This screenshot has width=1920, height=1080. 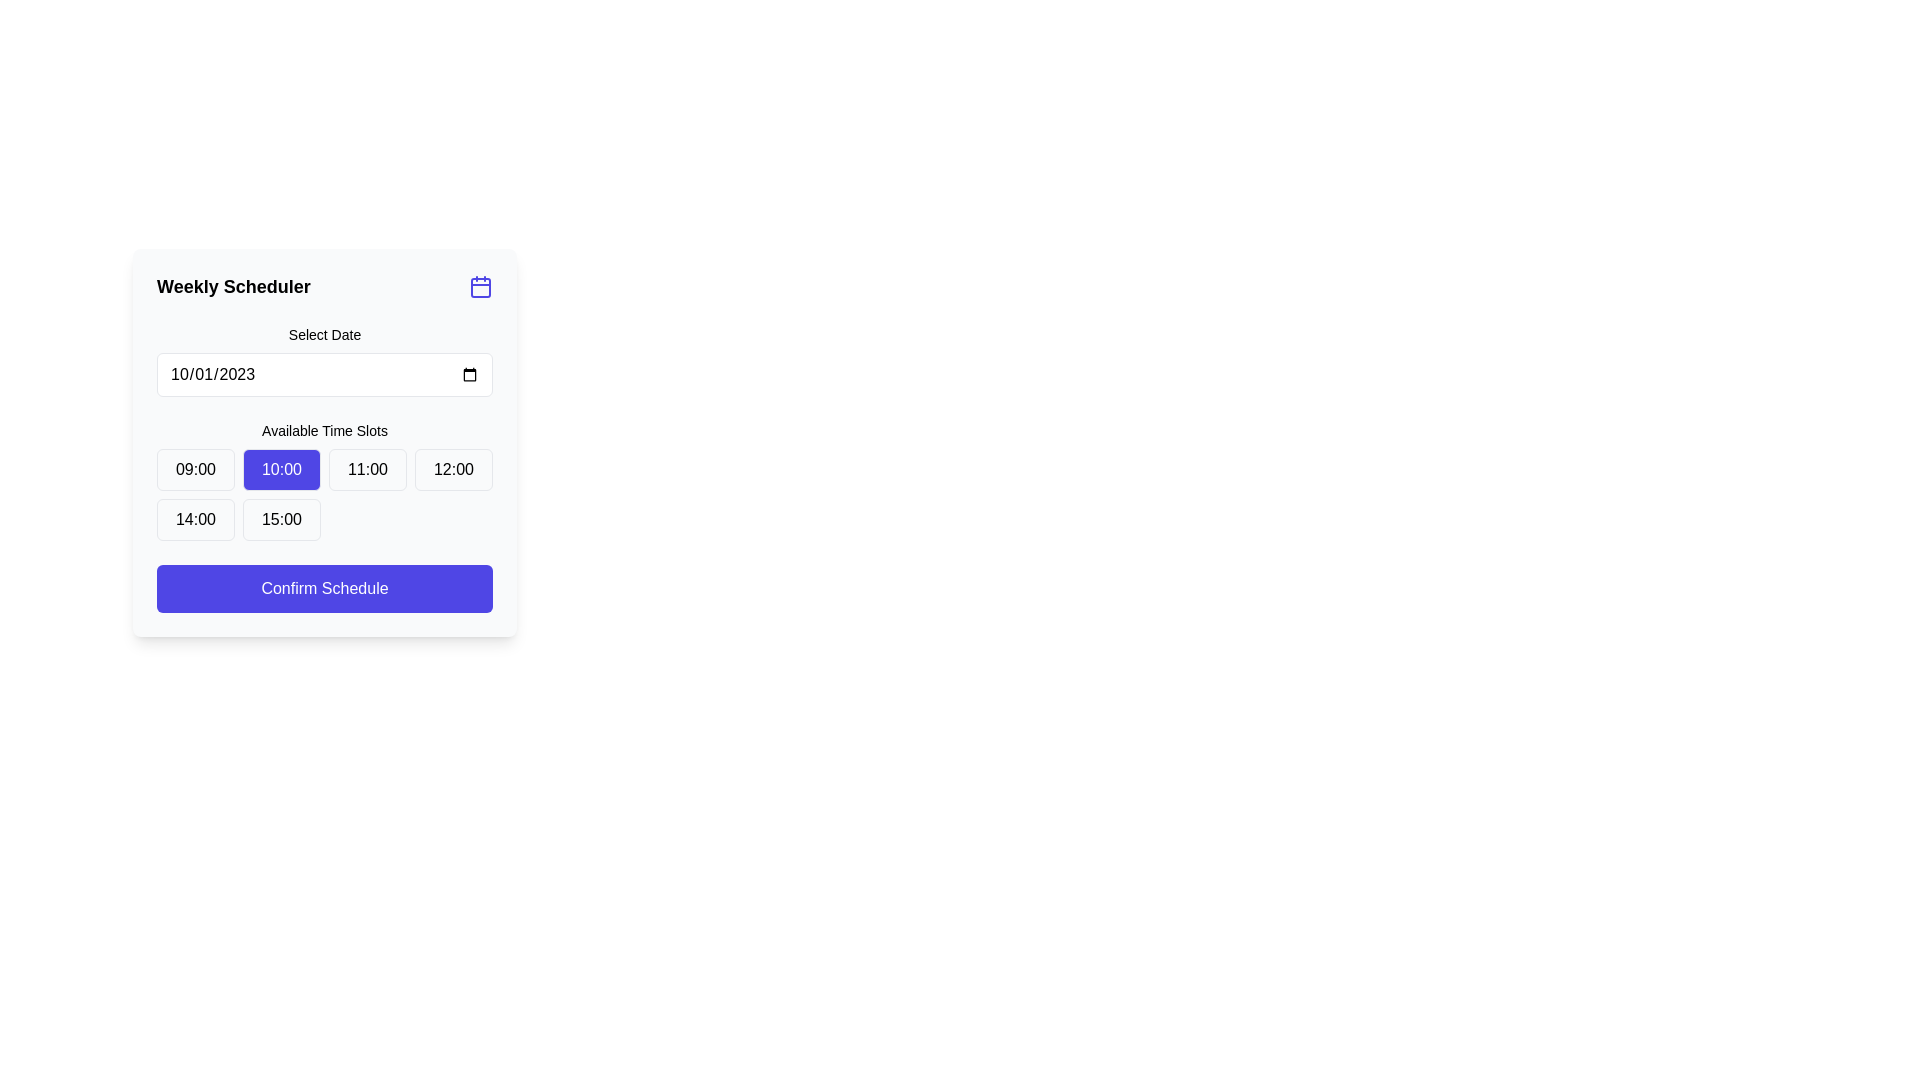 I want to click on the button in the fourth column of the grid layout, so click(x=453, y=470).